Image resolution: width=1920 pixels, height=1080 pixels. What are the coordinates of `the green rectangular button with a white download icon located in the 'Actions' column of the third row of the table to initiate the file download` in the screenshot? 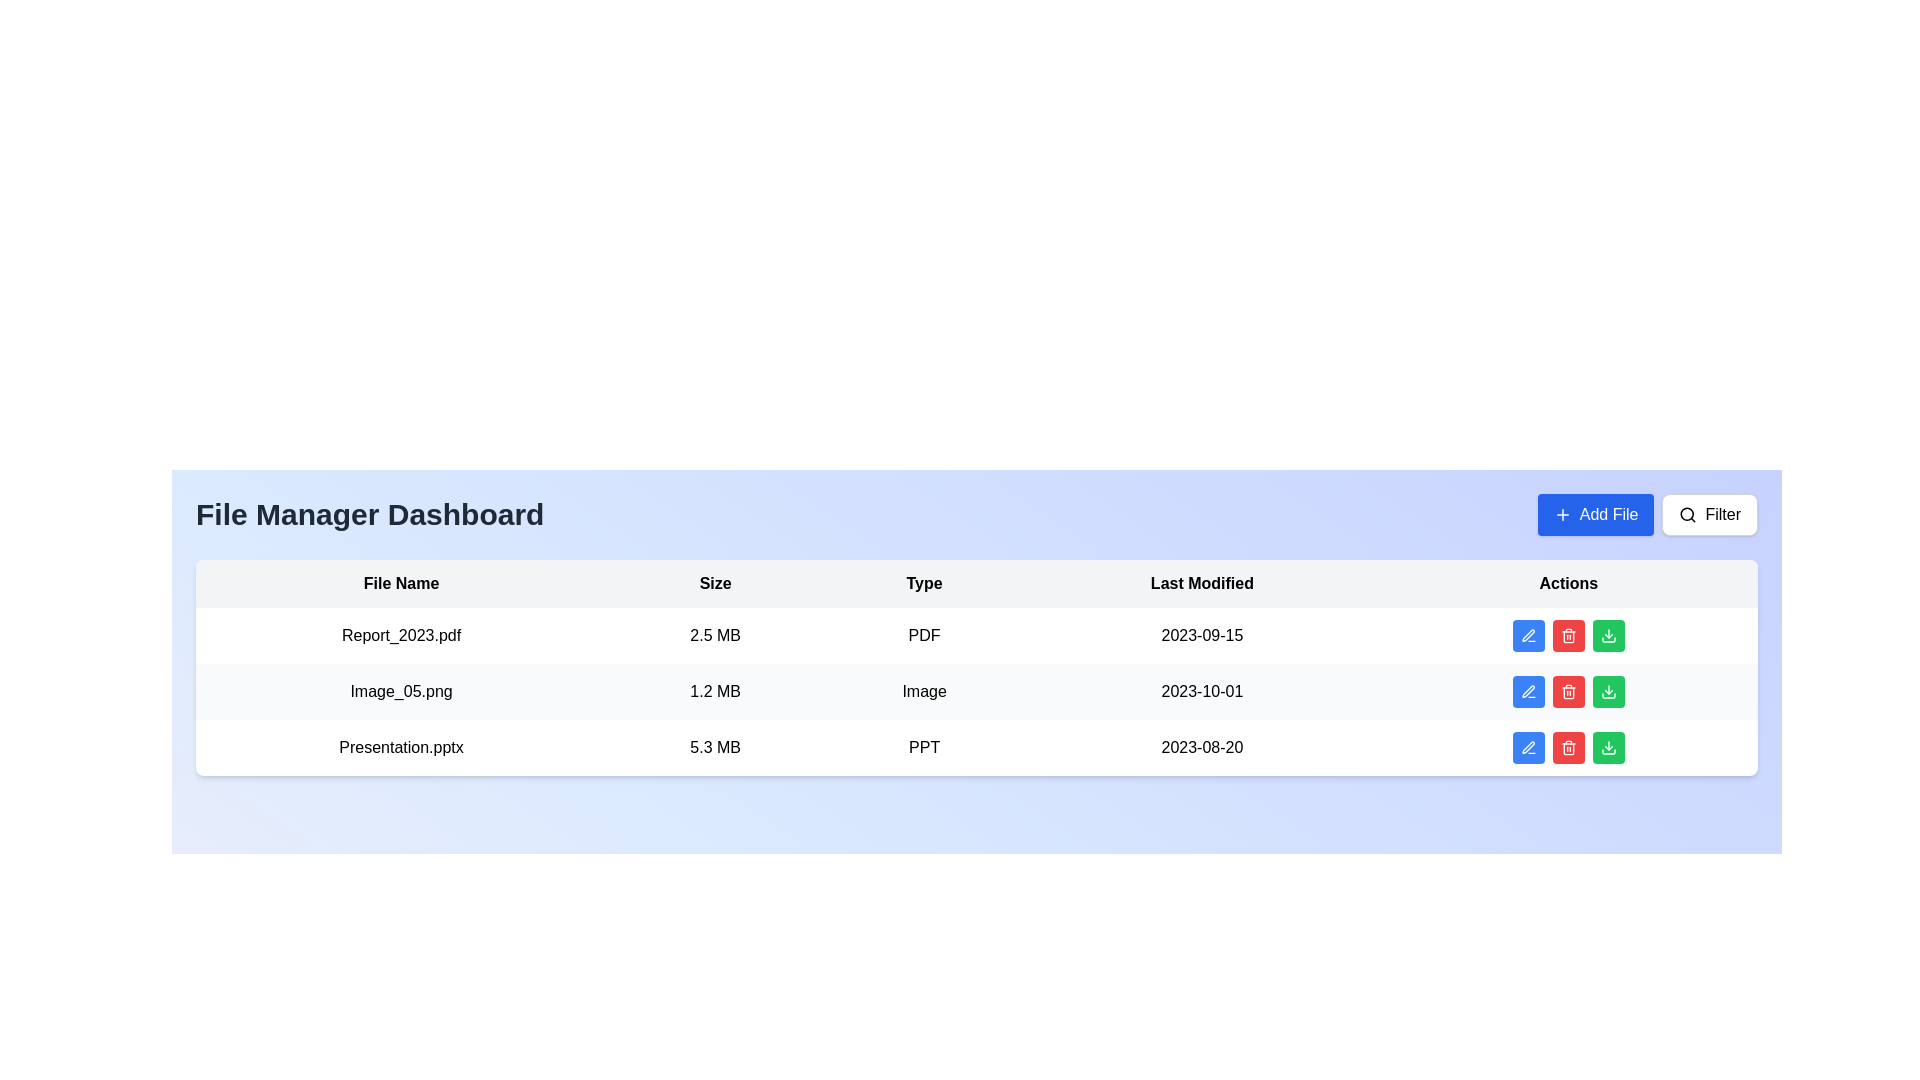 It's located at (1608, 748).